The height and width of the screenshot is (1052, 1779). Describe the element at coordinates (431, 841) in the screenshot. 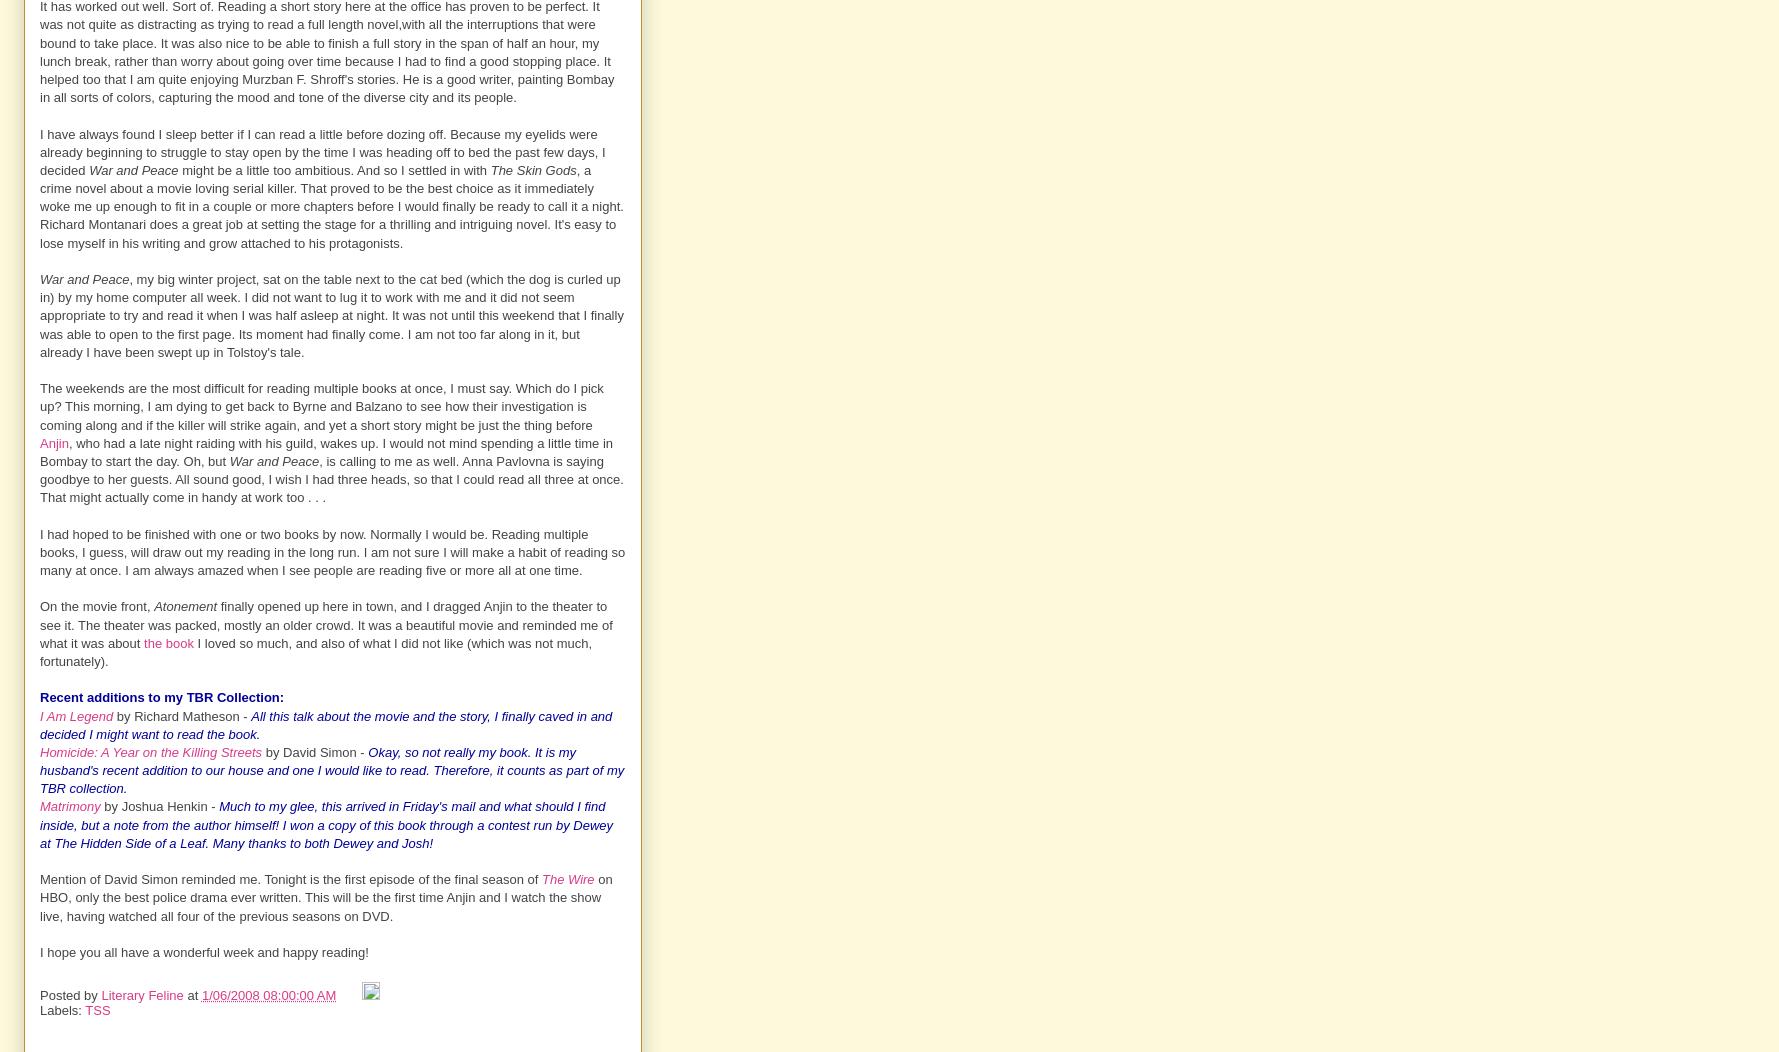

I see `'!'` at that location.